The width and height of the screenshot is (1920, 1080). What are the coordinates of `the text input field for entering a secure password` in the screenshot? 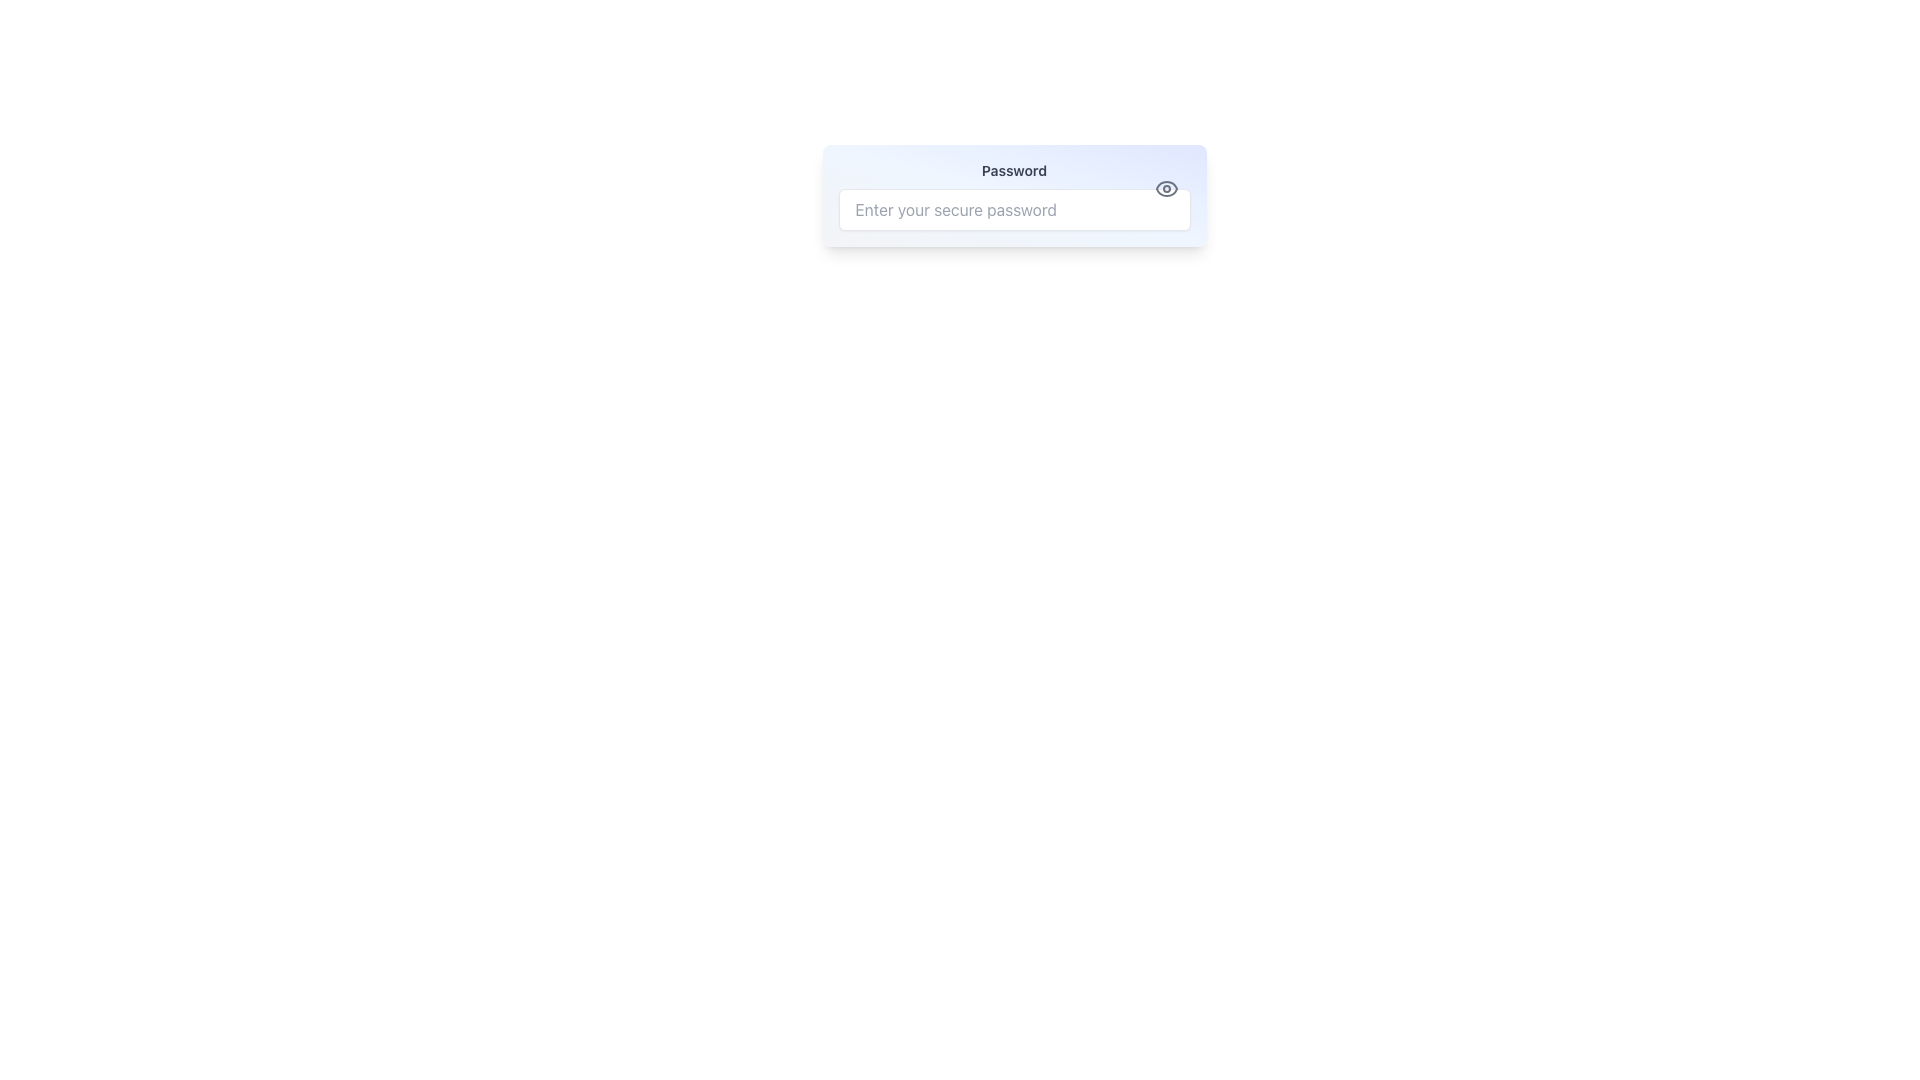 It's located at (1014, 209).